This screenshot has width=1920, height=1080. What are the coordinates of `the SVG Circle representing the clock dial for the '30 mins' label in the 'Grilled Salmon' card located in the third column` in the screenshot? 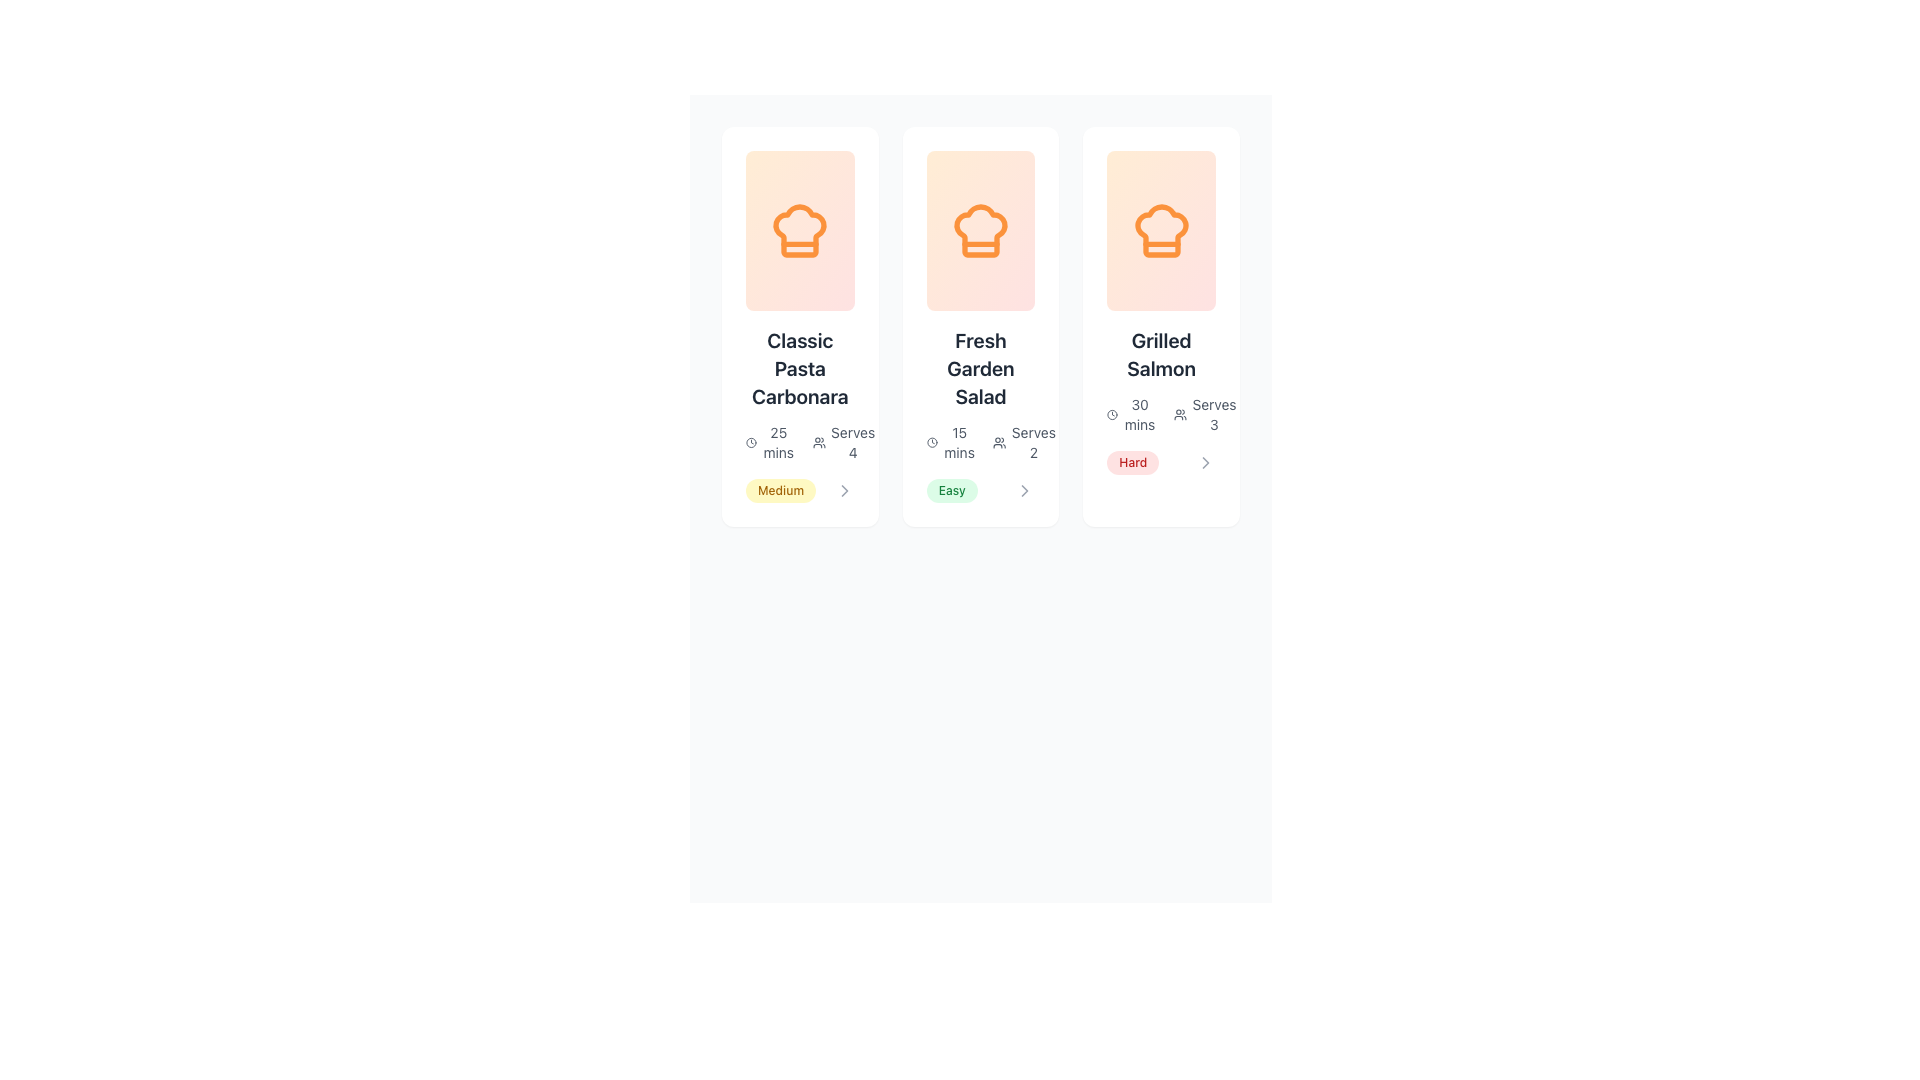 It's located at (1111, 414).